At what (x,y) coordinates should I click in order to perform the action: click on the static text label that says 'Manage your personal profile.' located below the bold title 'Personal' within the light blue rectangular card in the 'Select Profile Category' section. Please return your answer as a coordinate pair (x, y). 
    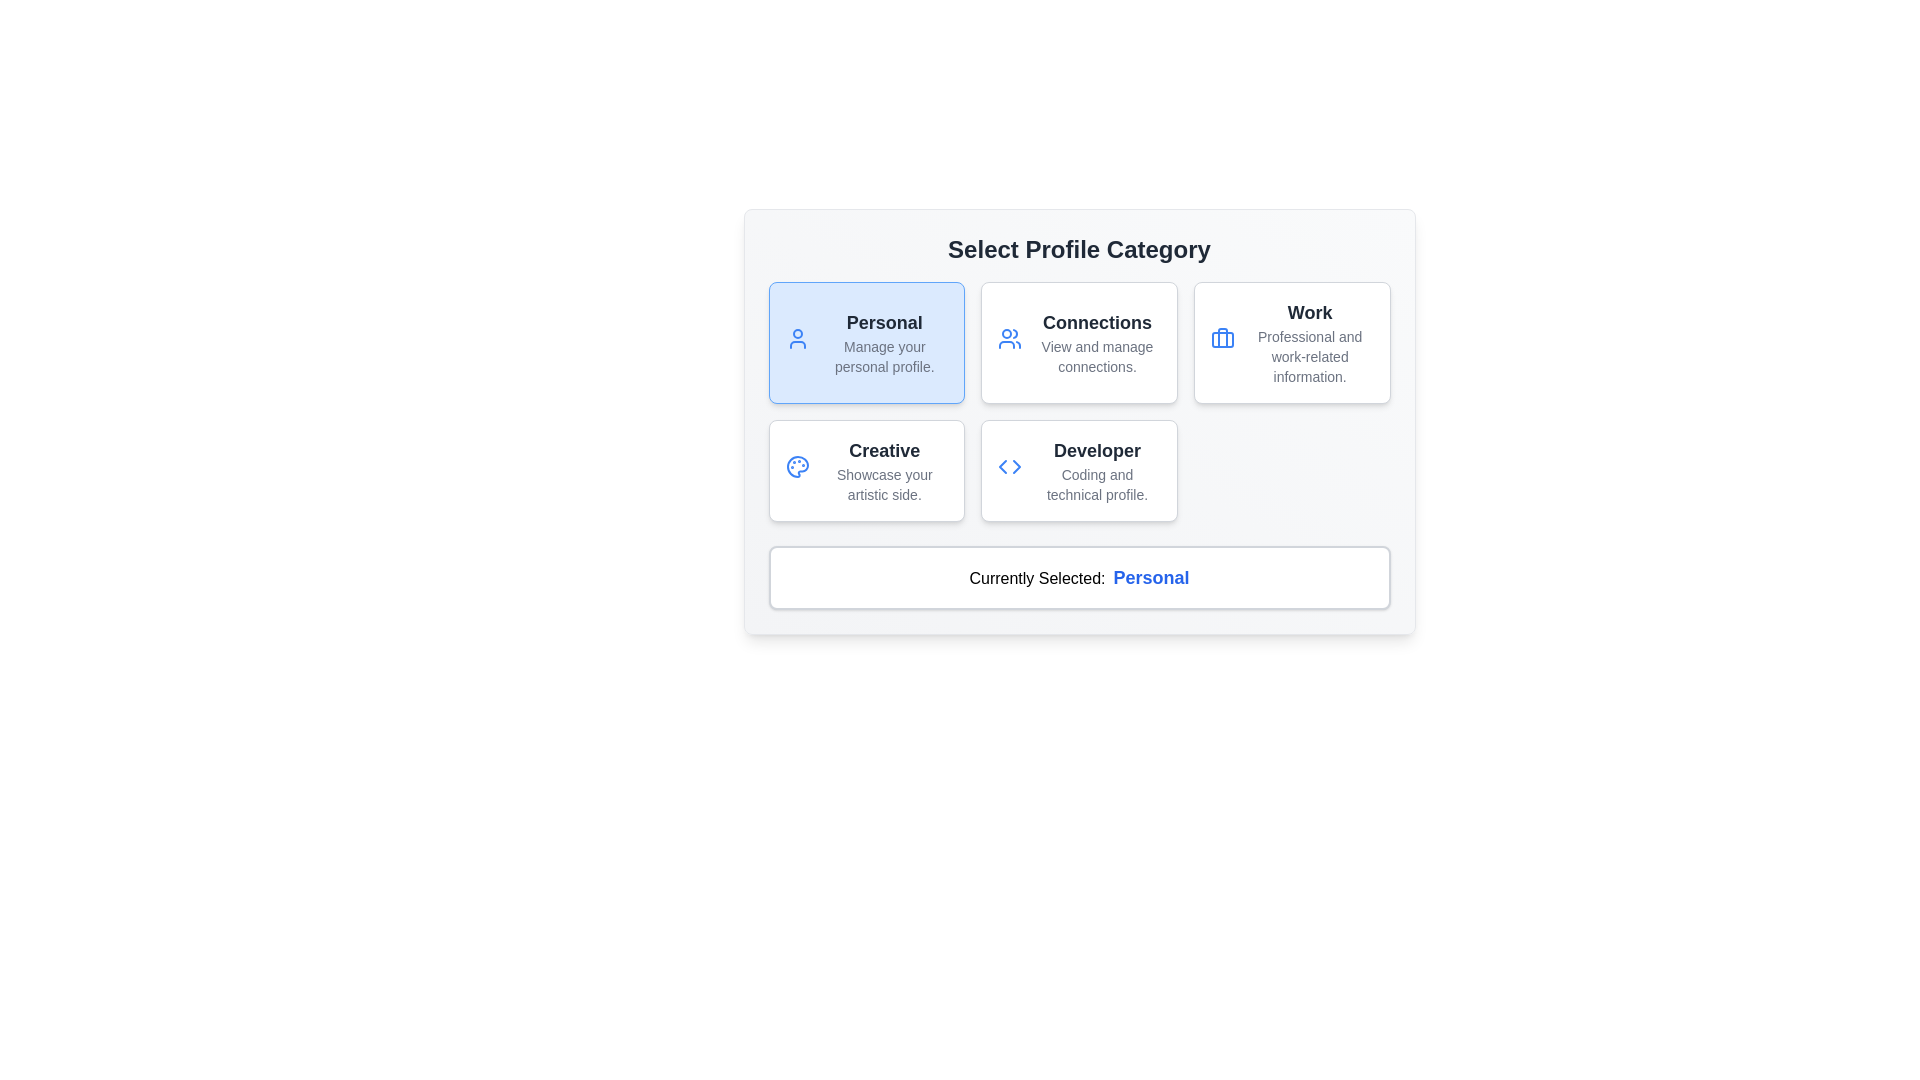
    Looking at the image, I should click on (883, 356).